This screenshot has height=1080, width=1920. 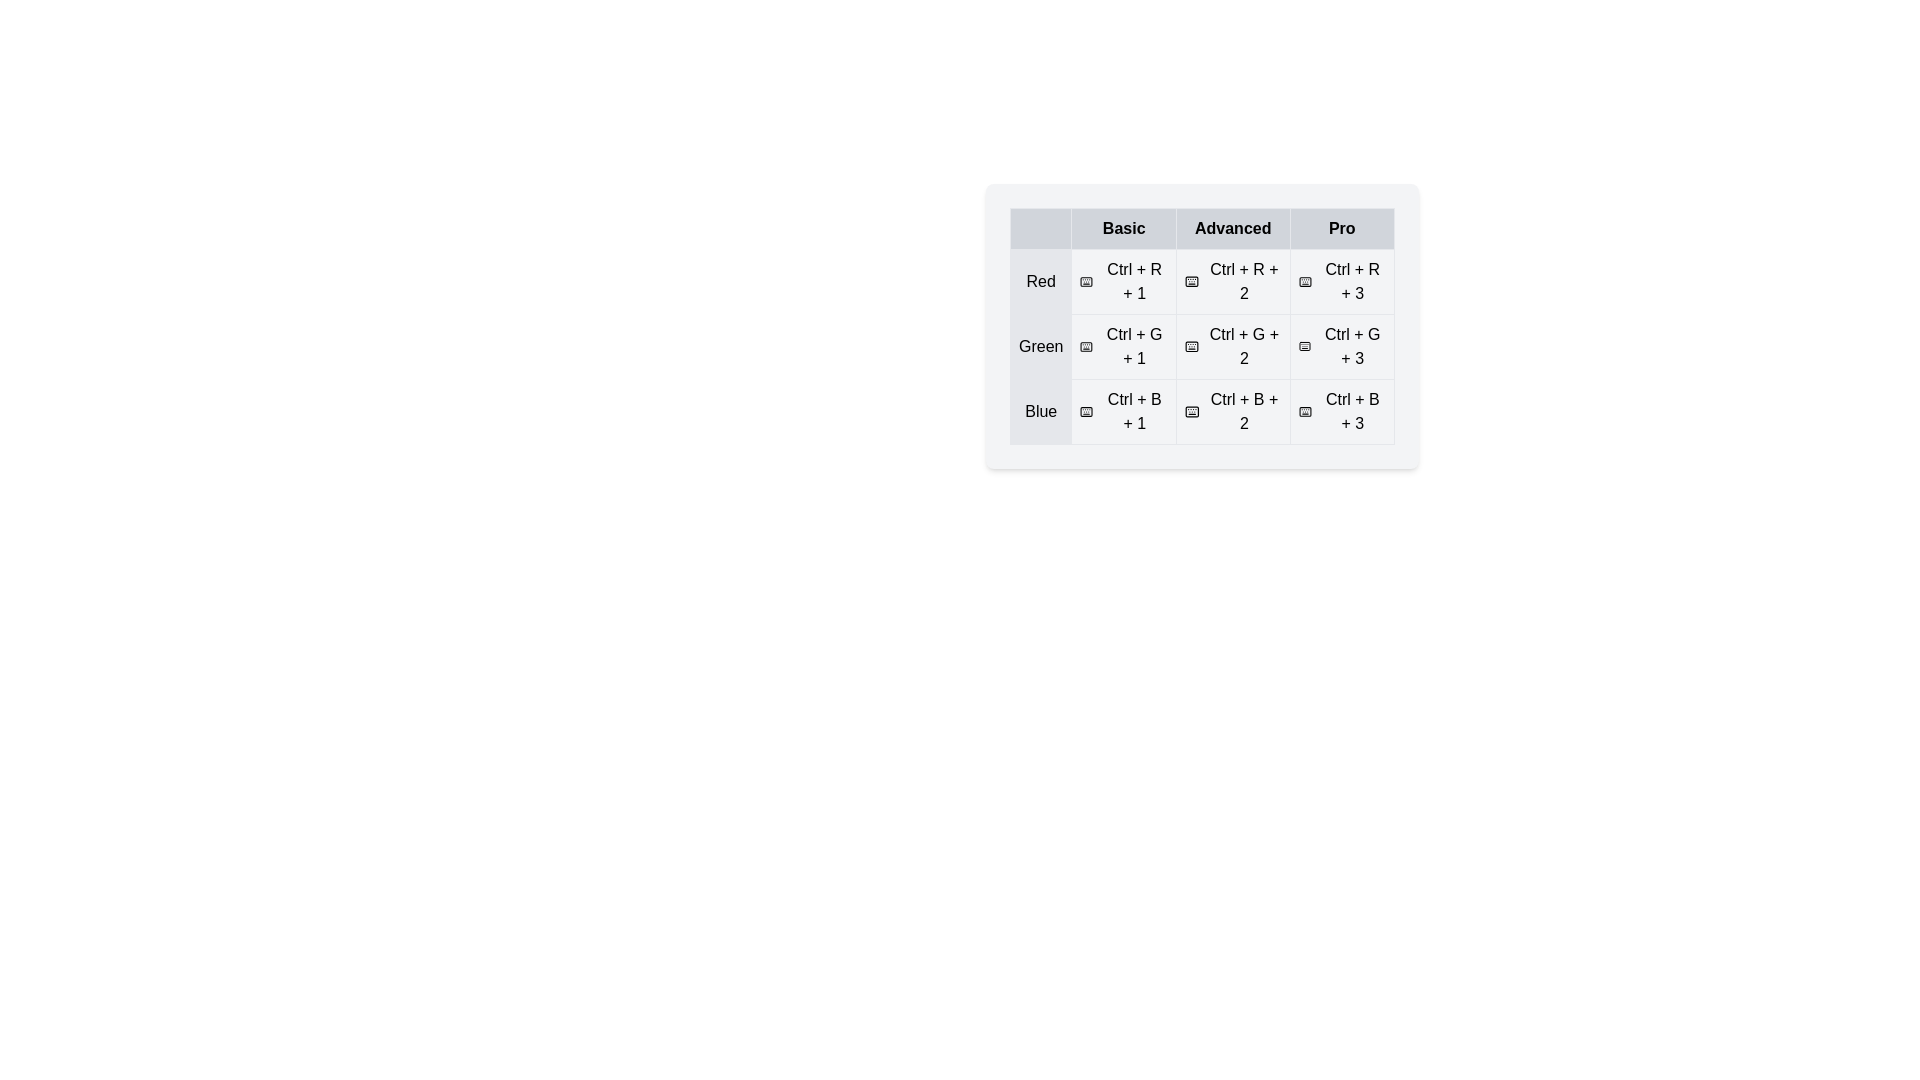 I want to click on the label indicating the keyboard shortcut for the 'Blue' category in the 'Basic' tier located in the table under the 'Basic' column and 'Blue' row, so click(x=1124, y=411).